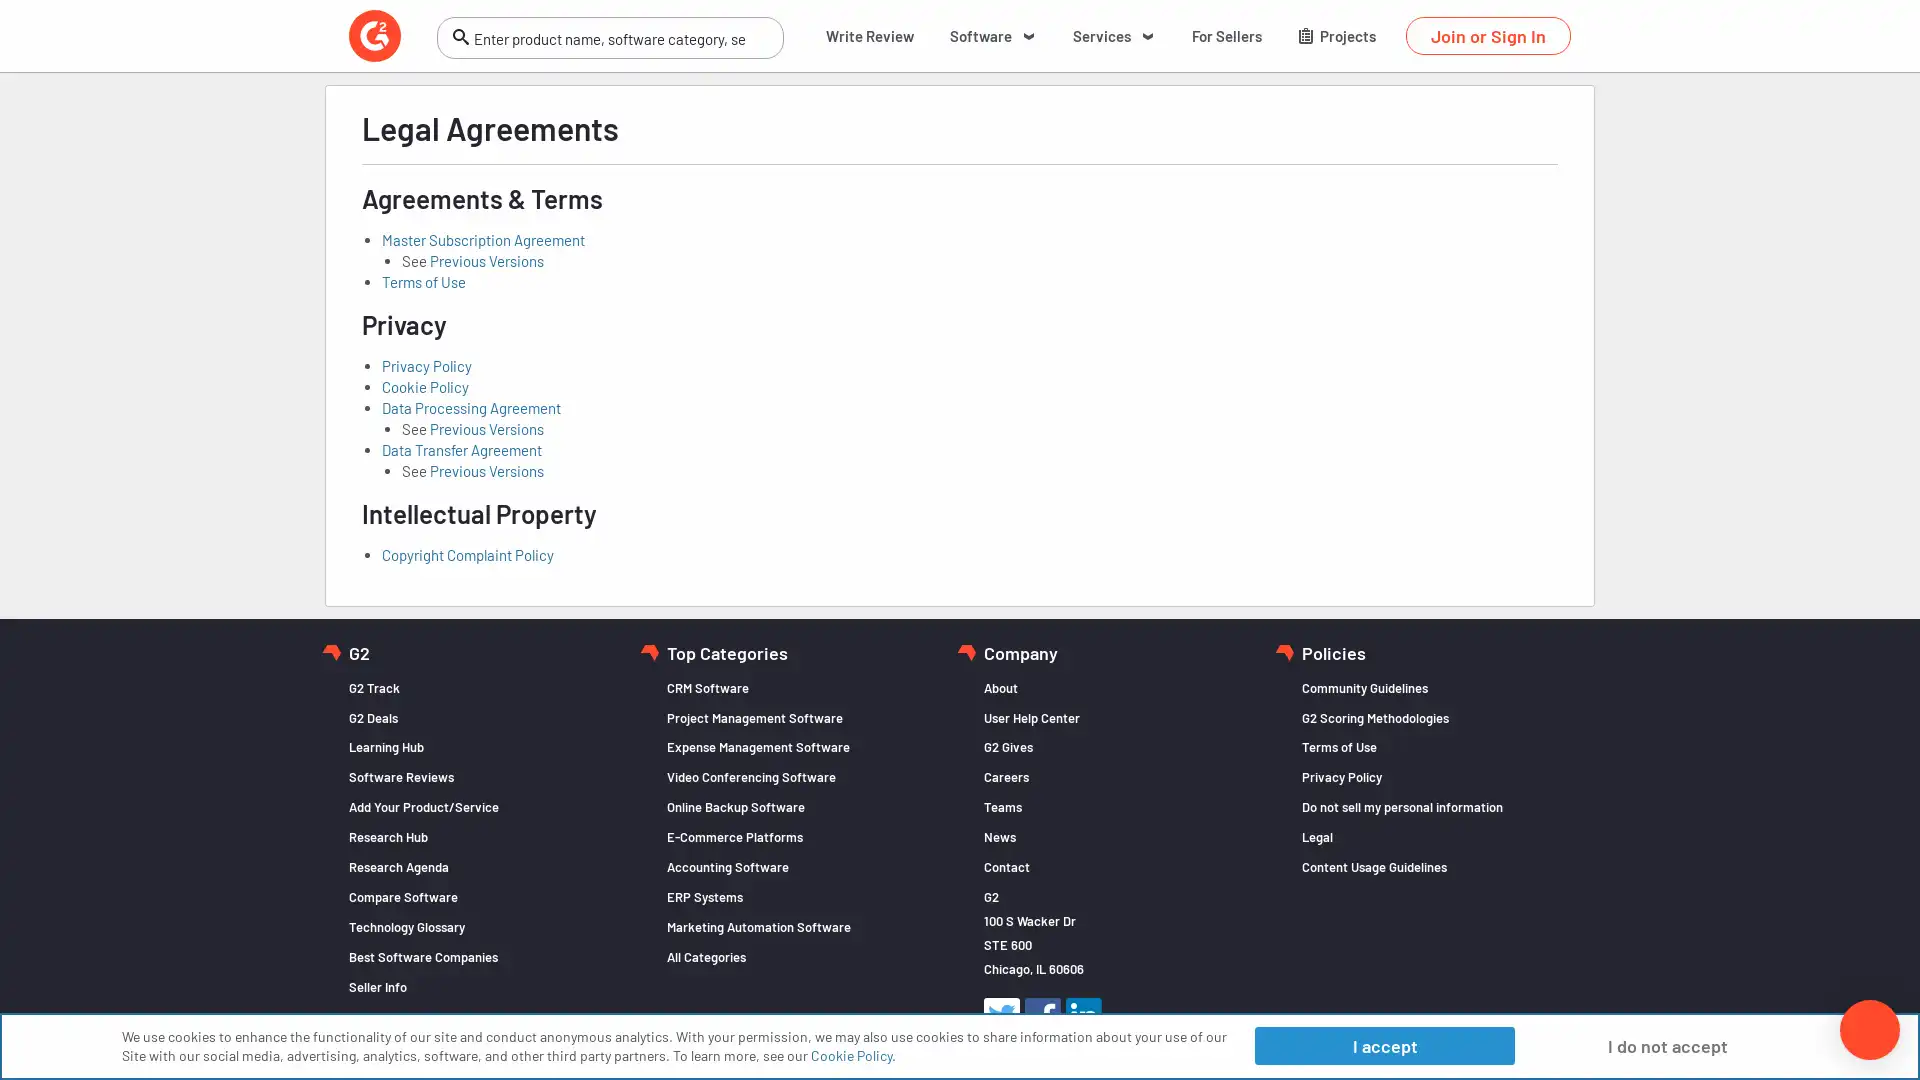 Image resolution: width=1920 pixels, height=1080 pixels. What do you see at coordinates (1869, 1029) in the screenshot?
I see `Open Intercom Messenger` at bounding box center [1869, 1029].